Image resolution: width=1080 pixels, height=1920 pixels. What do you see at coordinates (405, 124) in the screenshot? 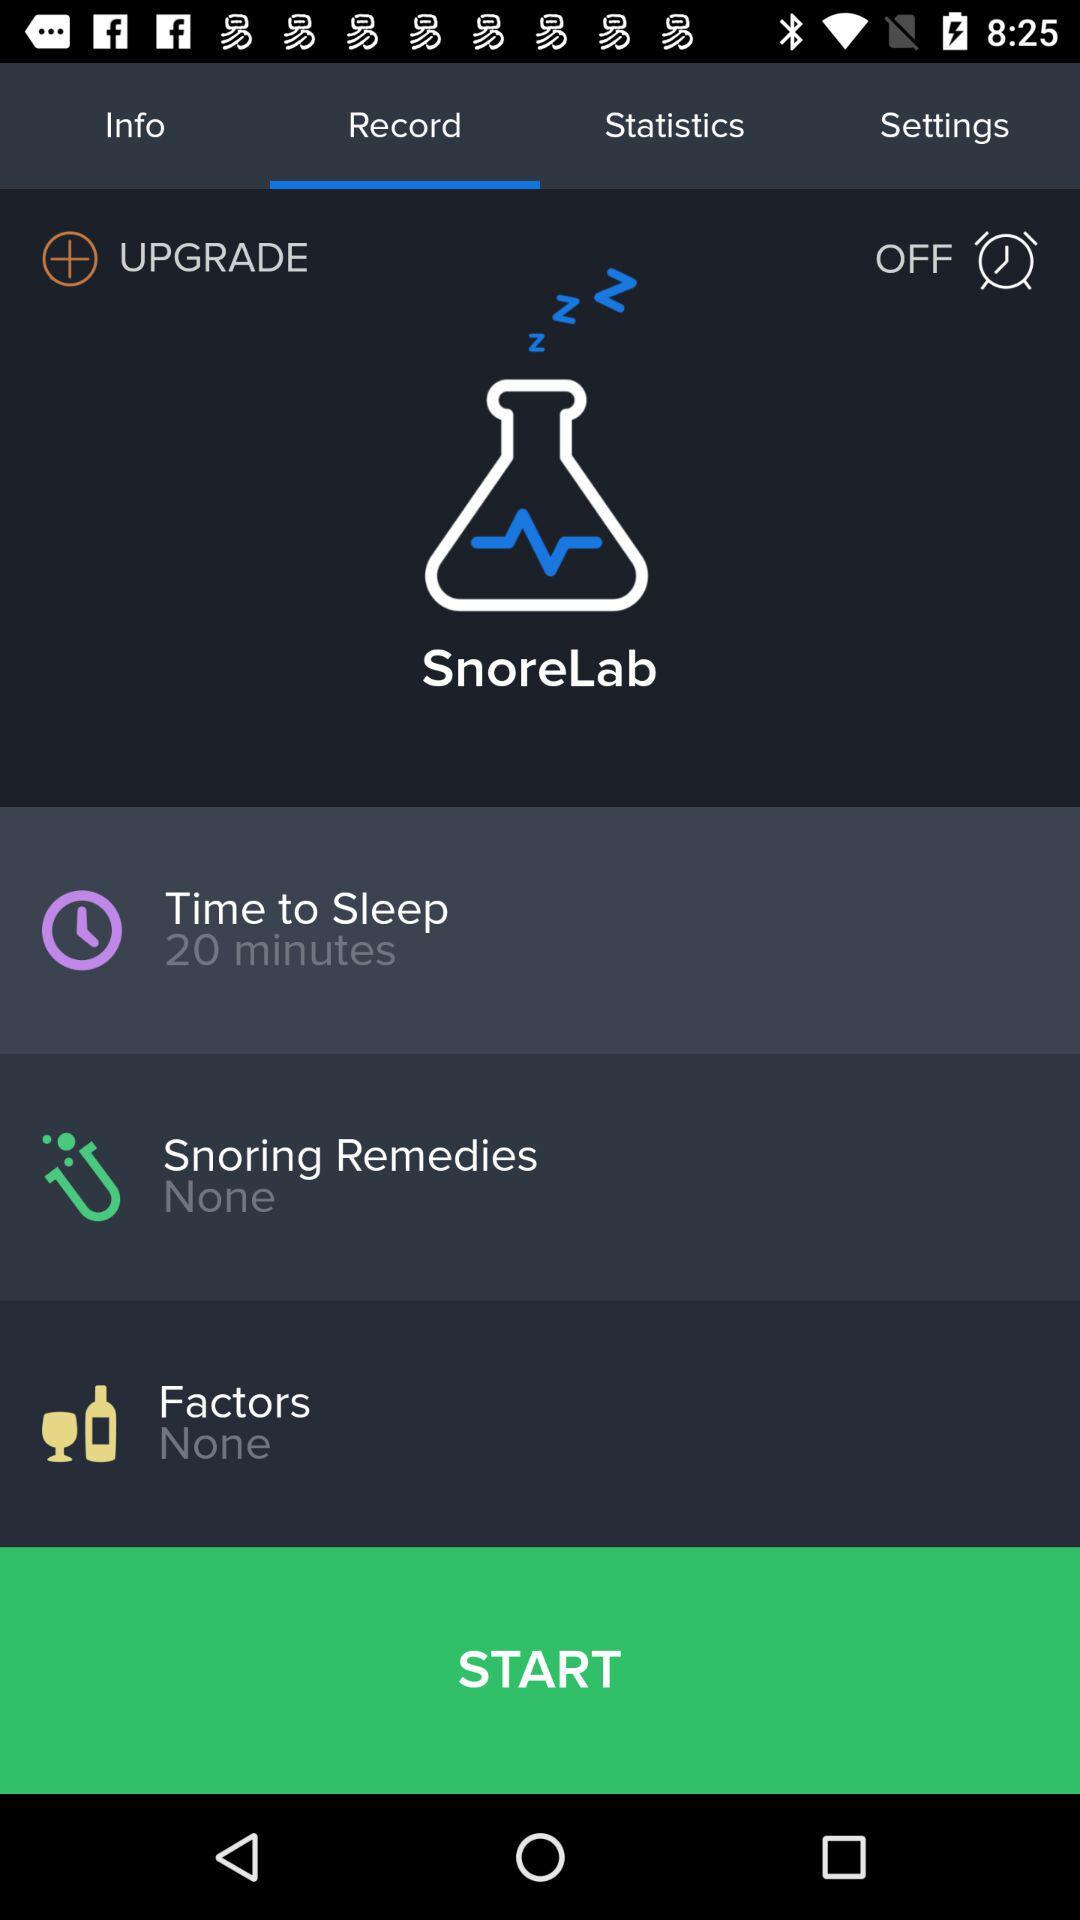
I see `record on the top of the web page` at bounding box center [405, 124].